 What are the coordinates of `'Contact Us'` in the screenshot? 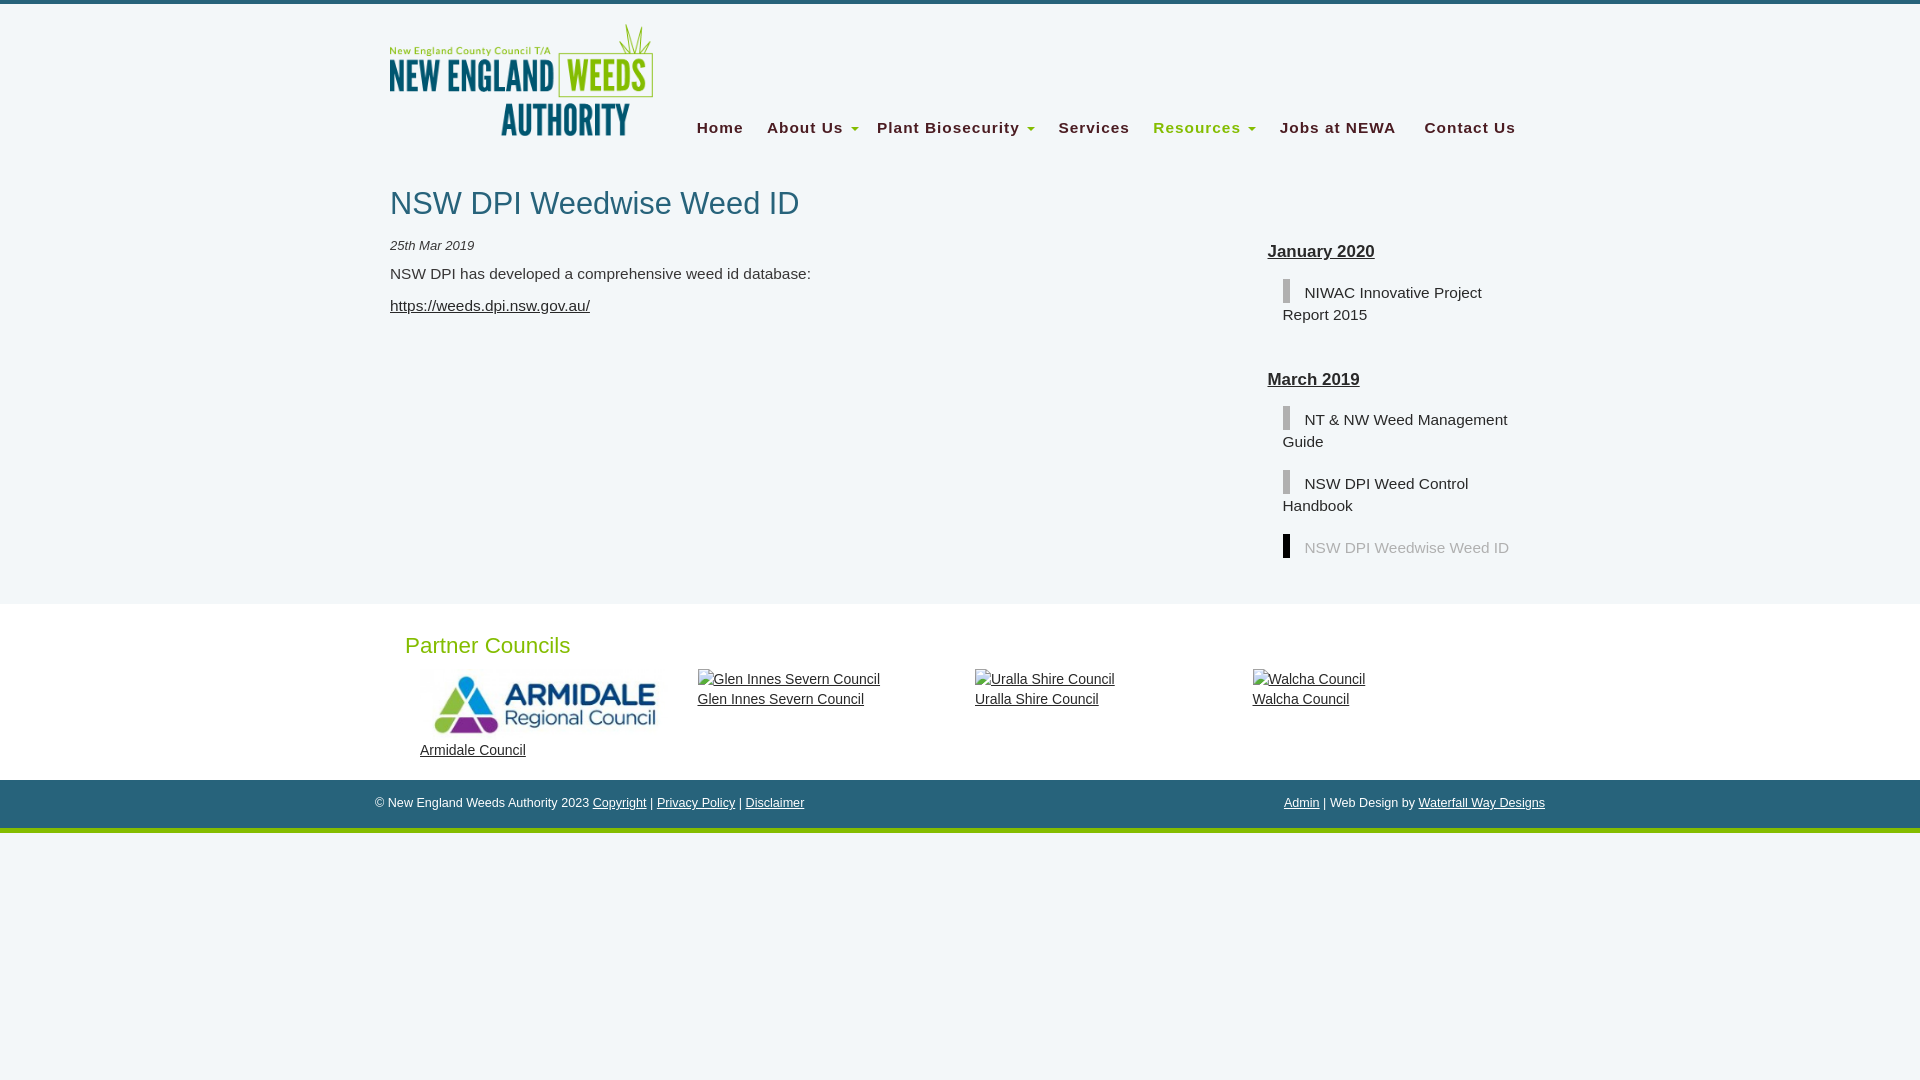 It's located at (1469, 127).